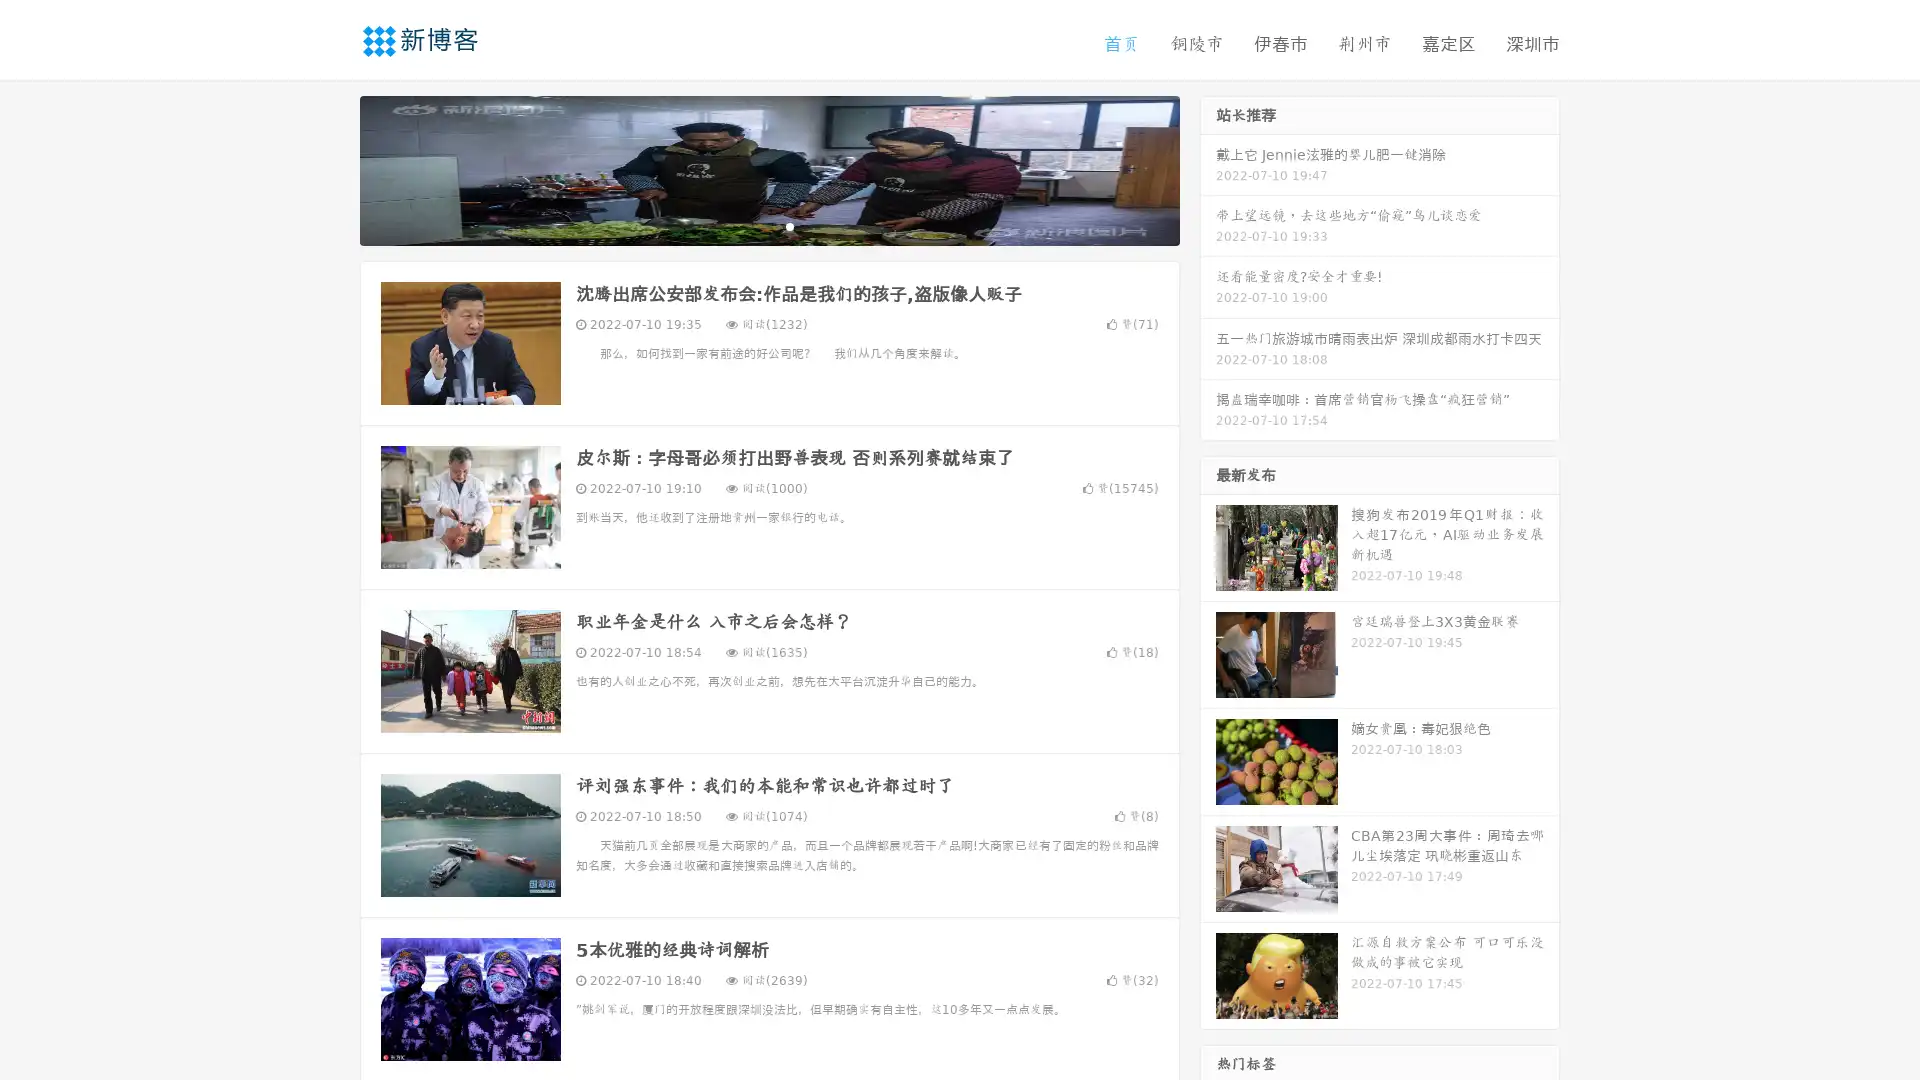 Image resolution: width=1920 pixels, height=1080 pixels. What do you see at coordinates (768, 225) in the screenshot?
I see `Go to slide 2` at bounding box center [768, 225].